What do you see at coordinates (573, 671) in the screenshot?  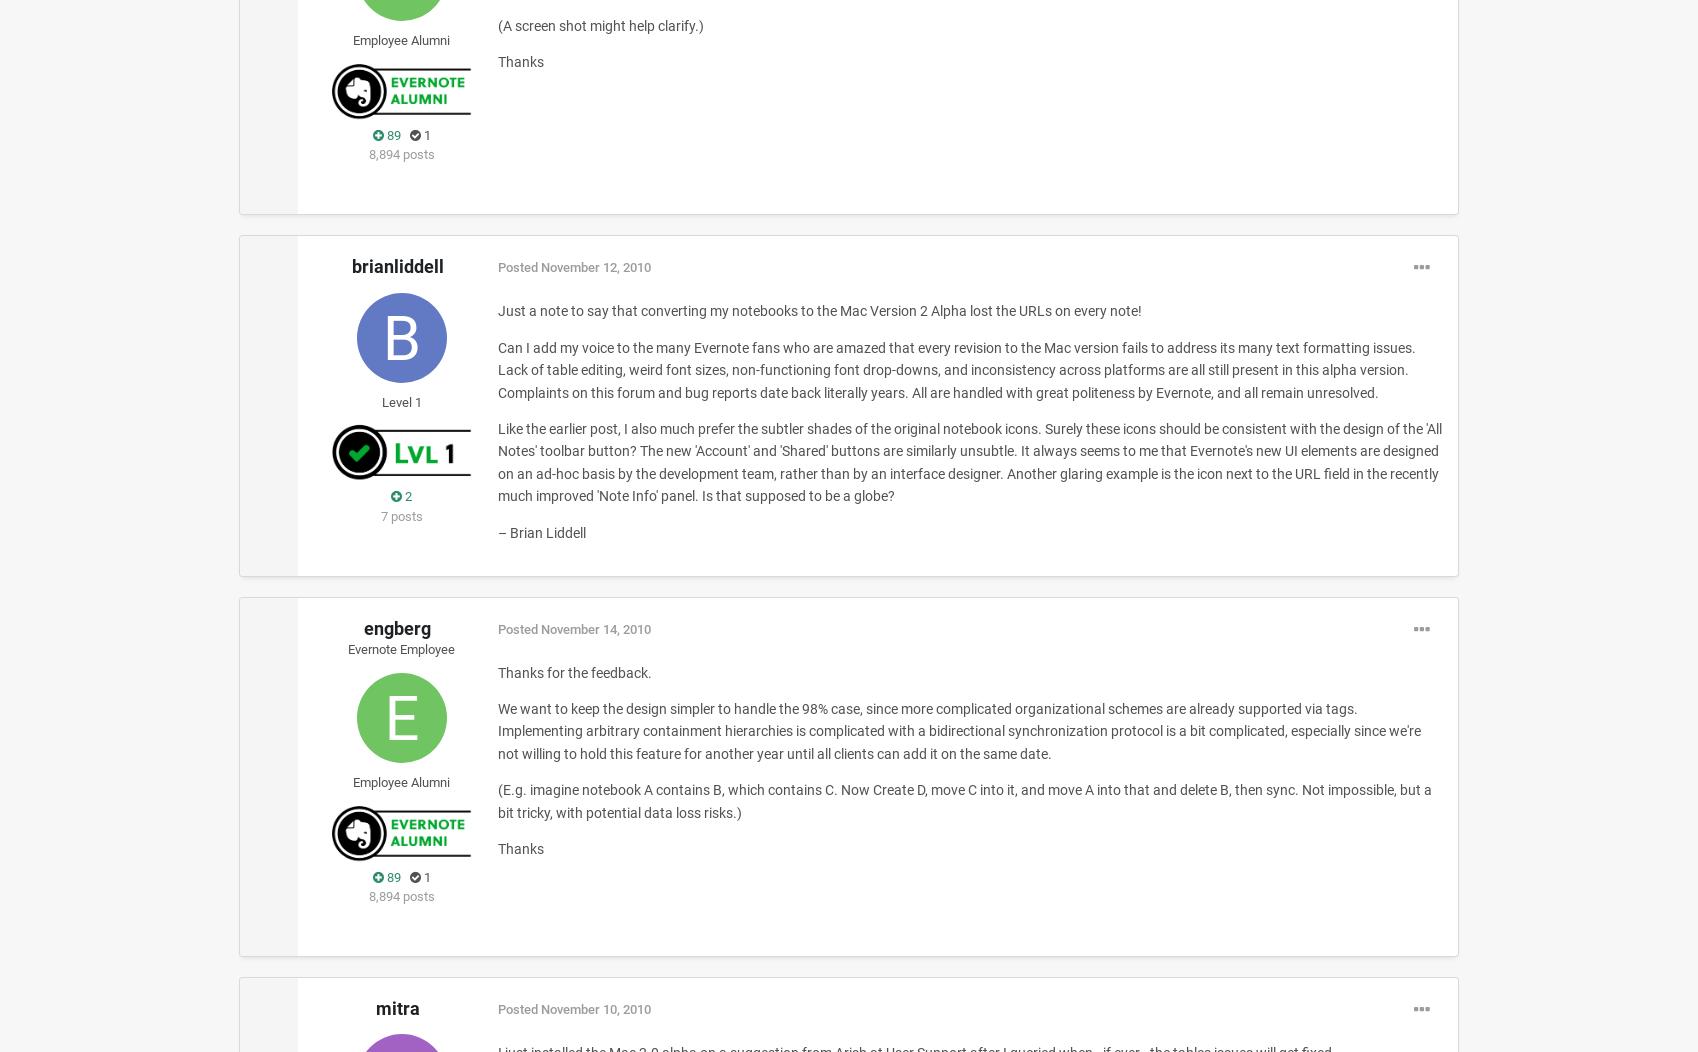 I see `'Thanks for the feedback.'` at bounding box center [573, 671].